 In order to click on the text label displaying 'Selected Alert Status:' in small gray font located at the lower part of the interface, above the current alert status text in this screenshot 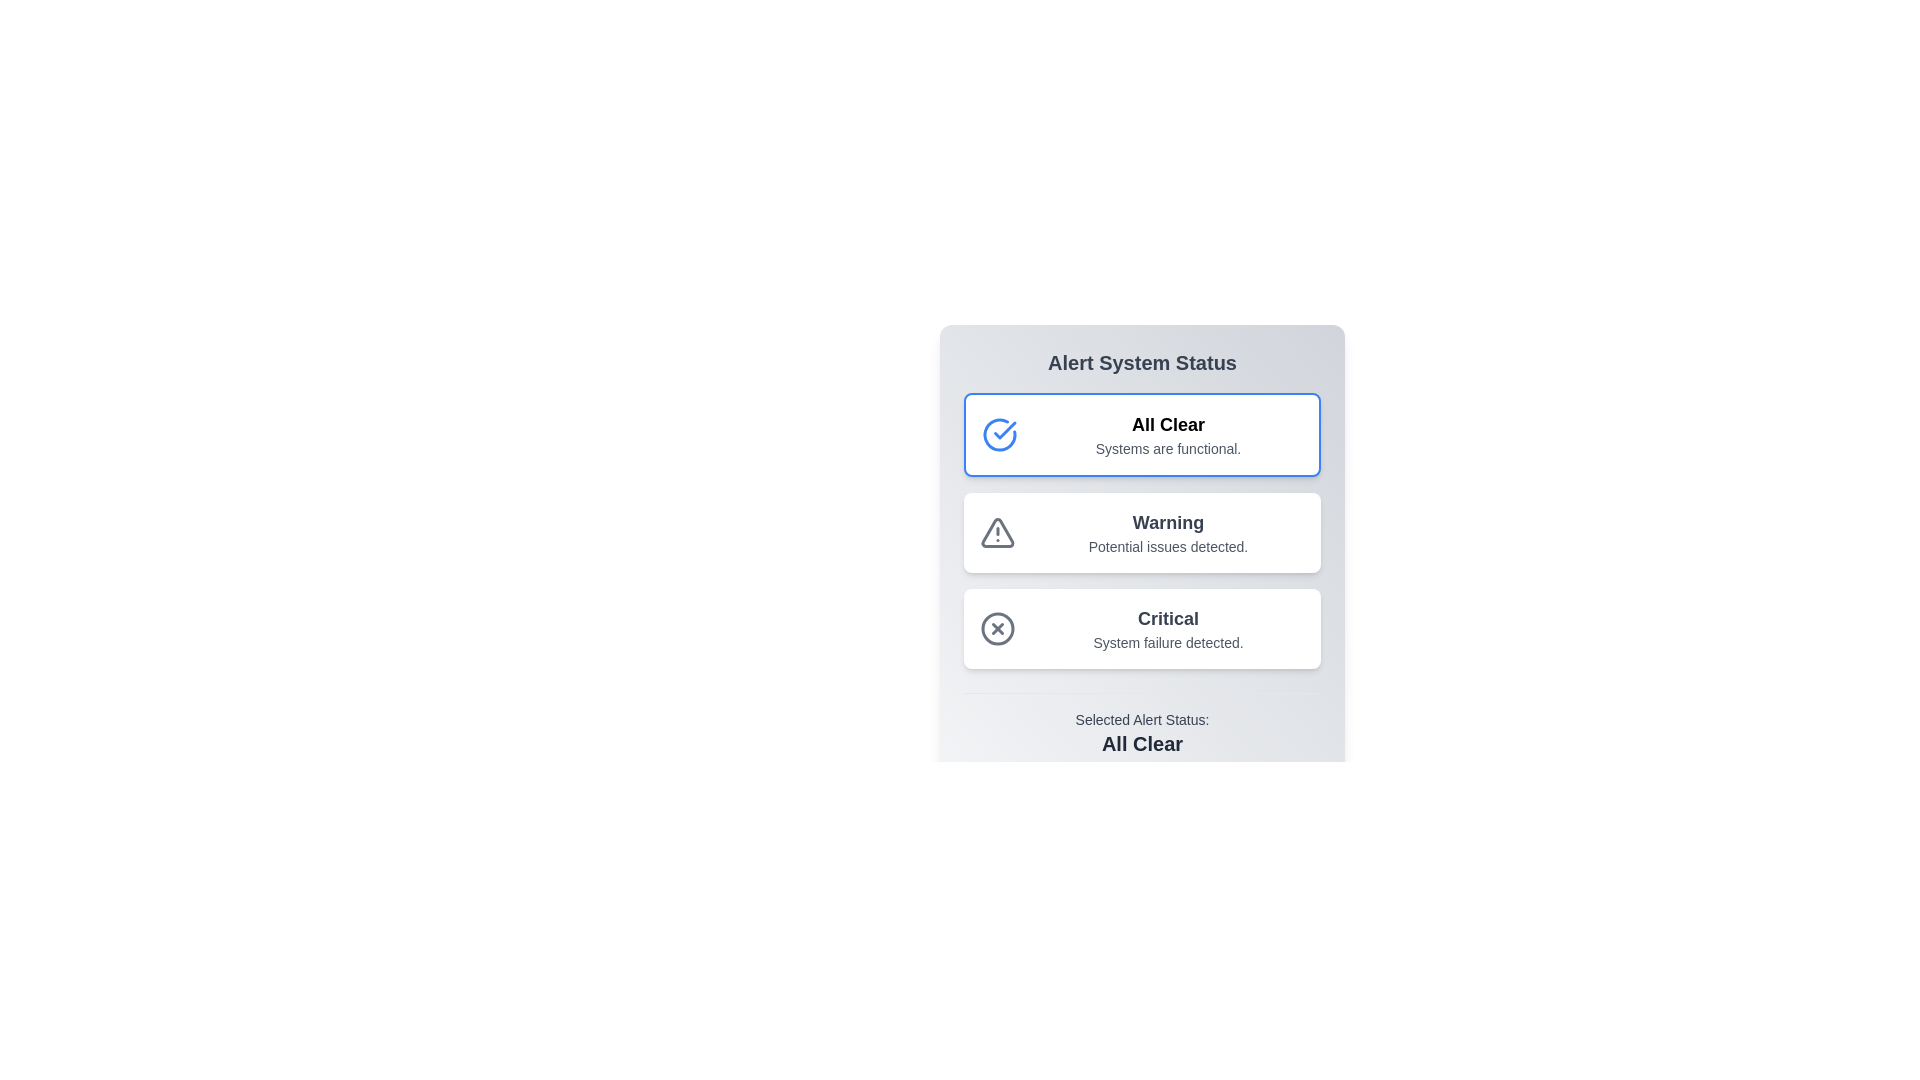, I will do `click(1142, 720)`.